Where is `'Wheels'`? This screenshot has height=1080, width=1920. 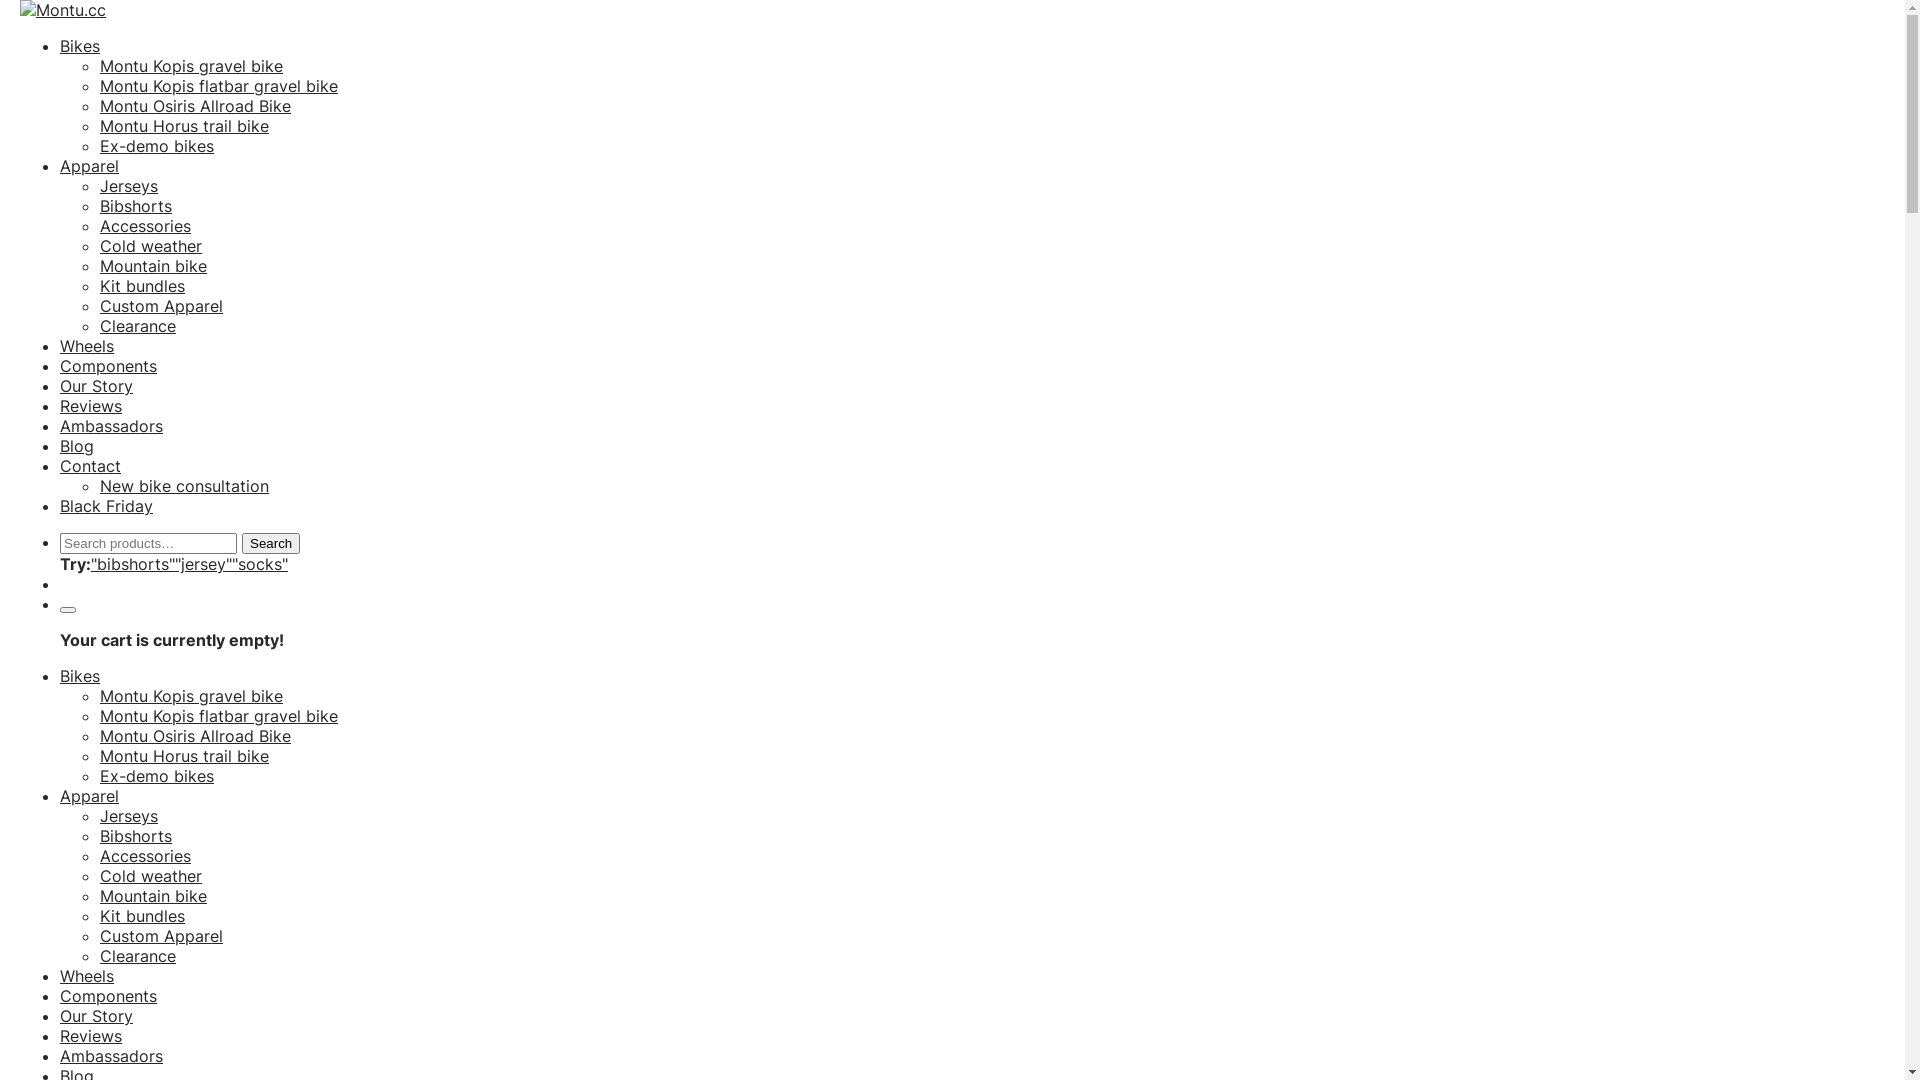
'Wheels' is located at coordinates (59, 974).